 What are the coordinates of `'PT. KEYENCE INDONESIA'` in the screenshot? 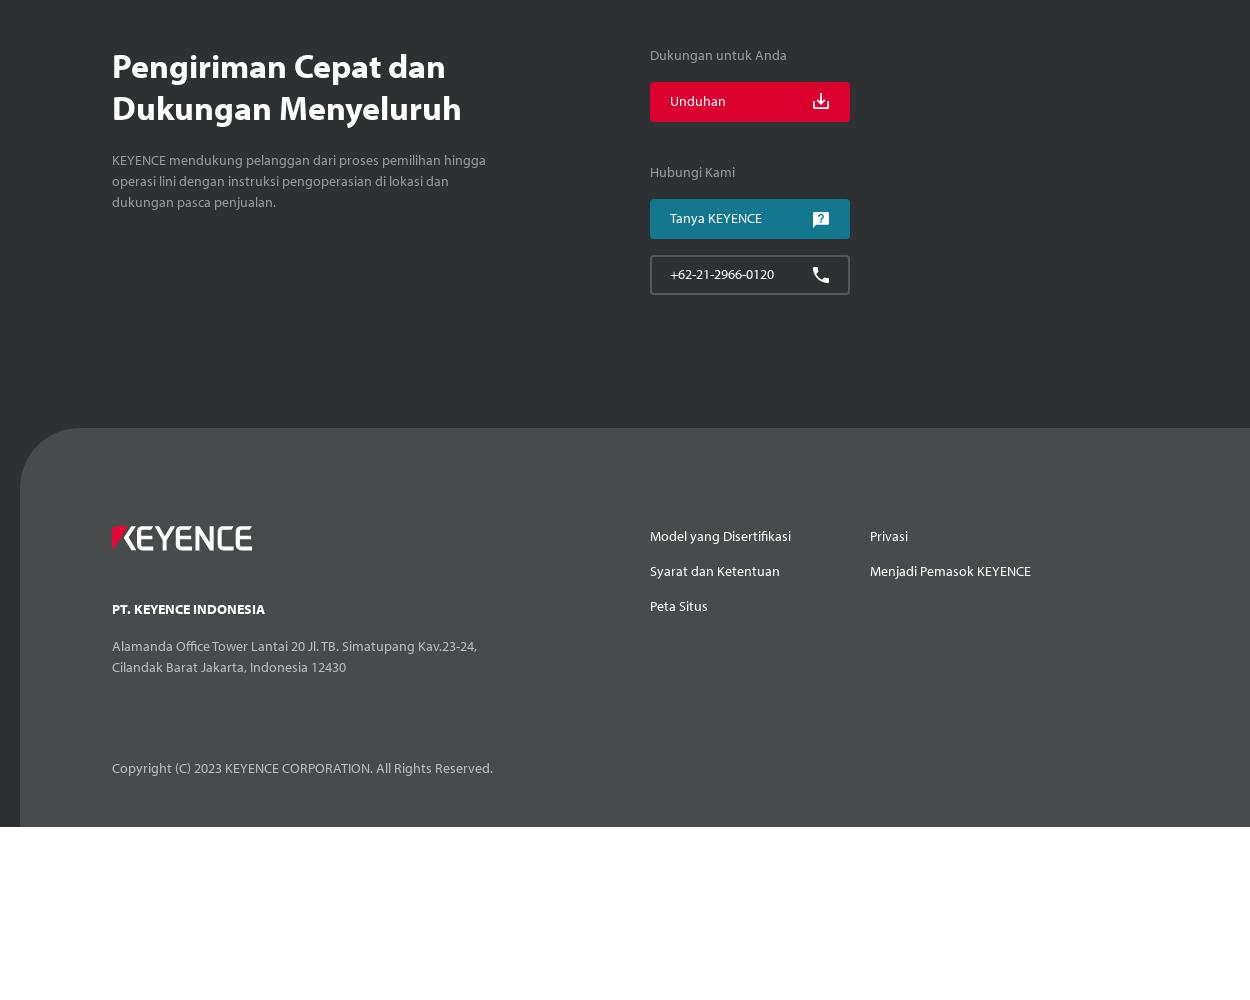 It's located at (188, 608).